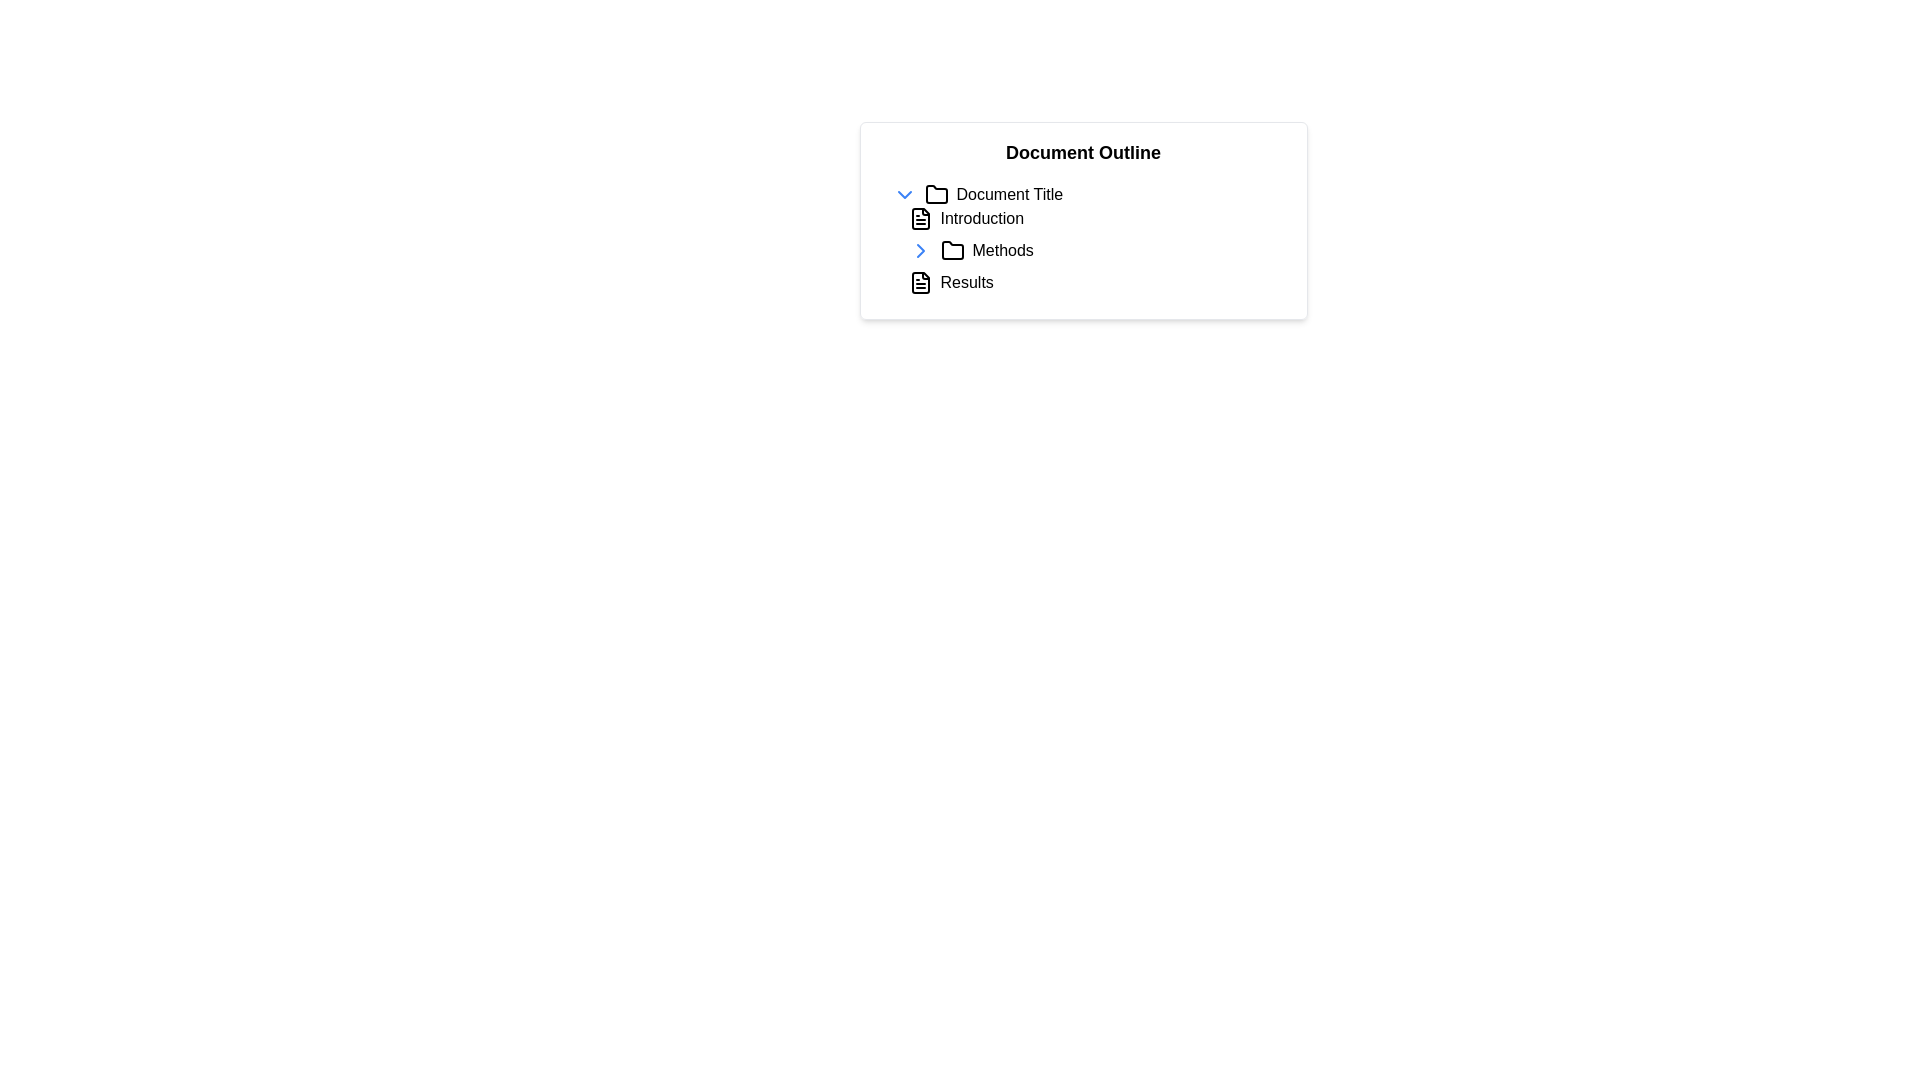 The image size is (1920, 1080). I want to click on the minimalist outline folder icon representing the 'Methods' section, so click(951, 249).